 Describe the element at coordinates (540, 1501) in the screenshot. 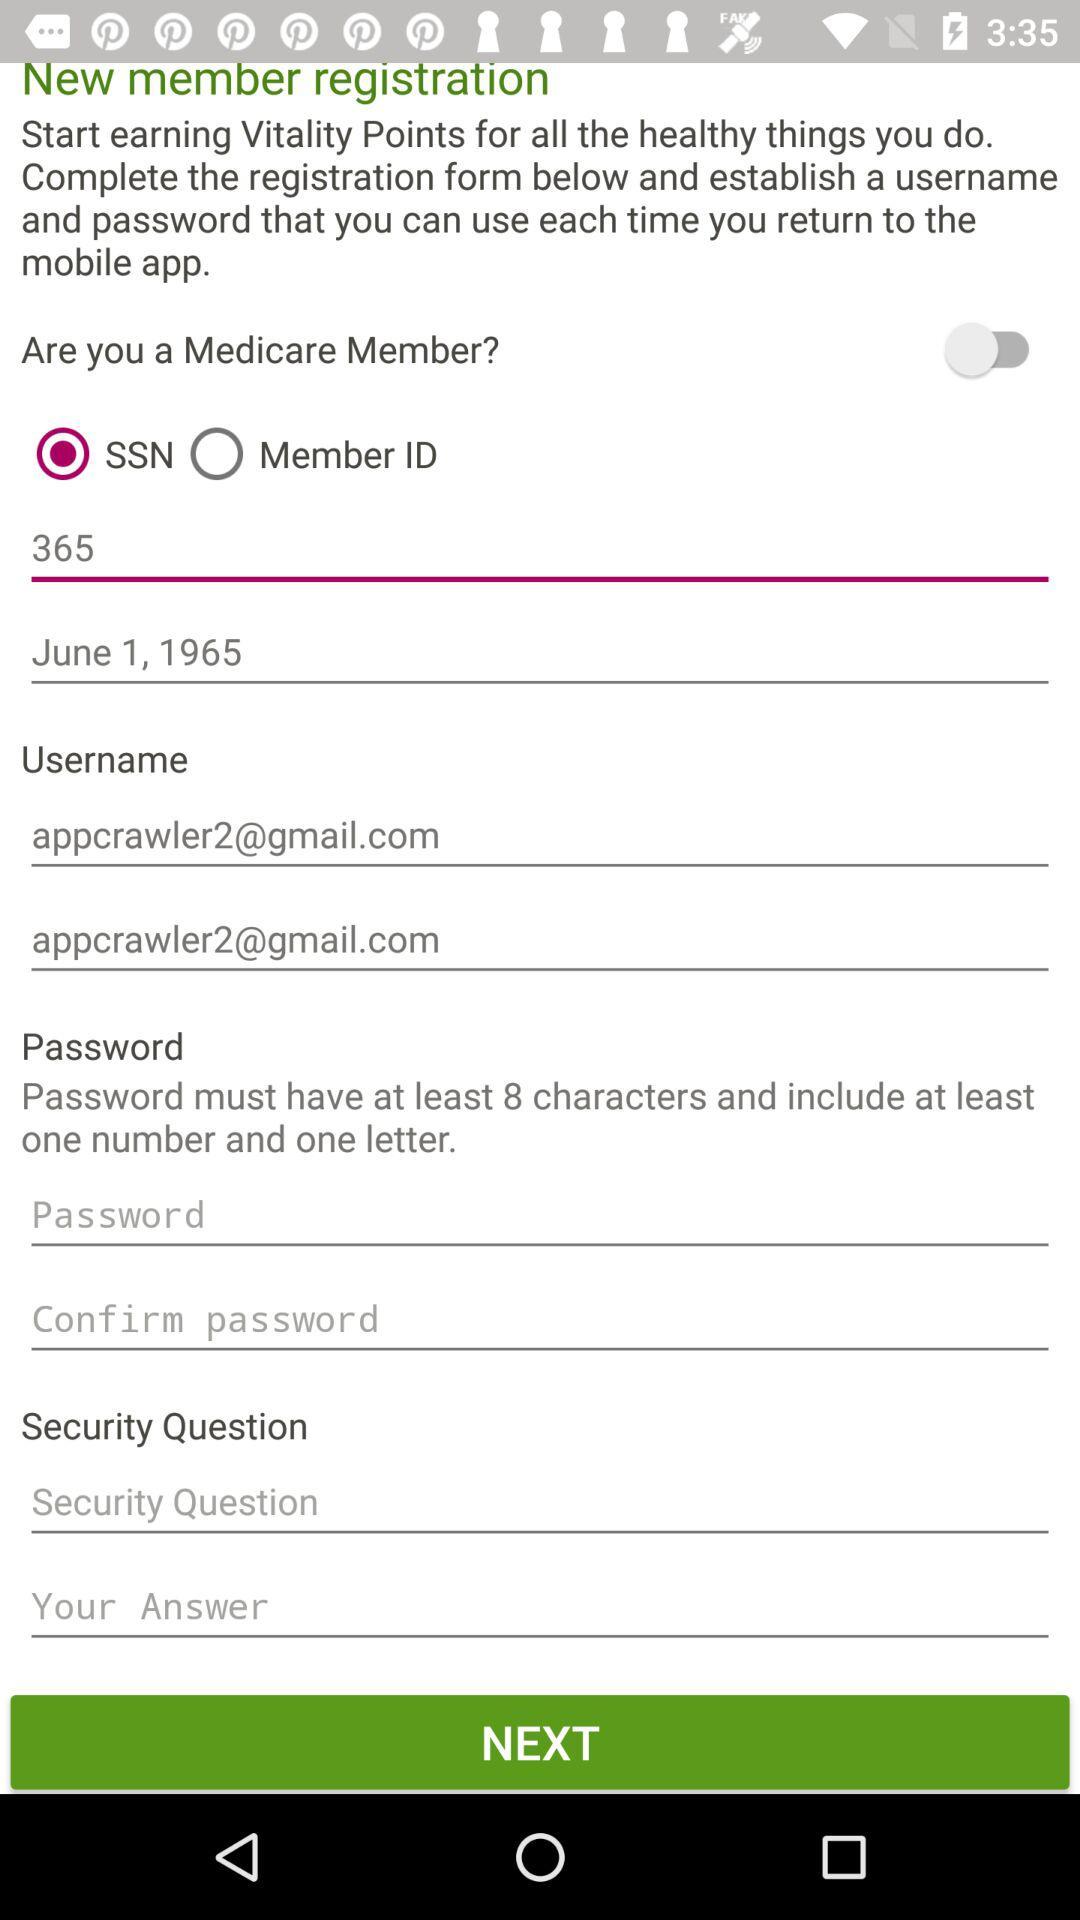

I see `write the security question` at that location.